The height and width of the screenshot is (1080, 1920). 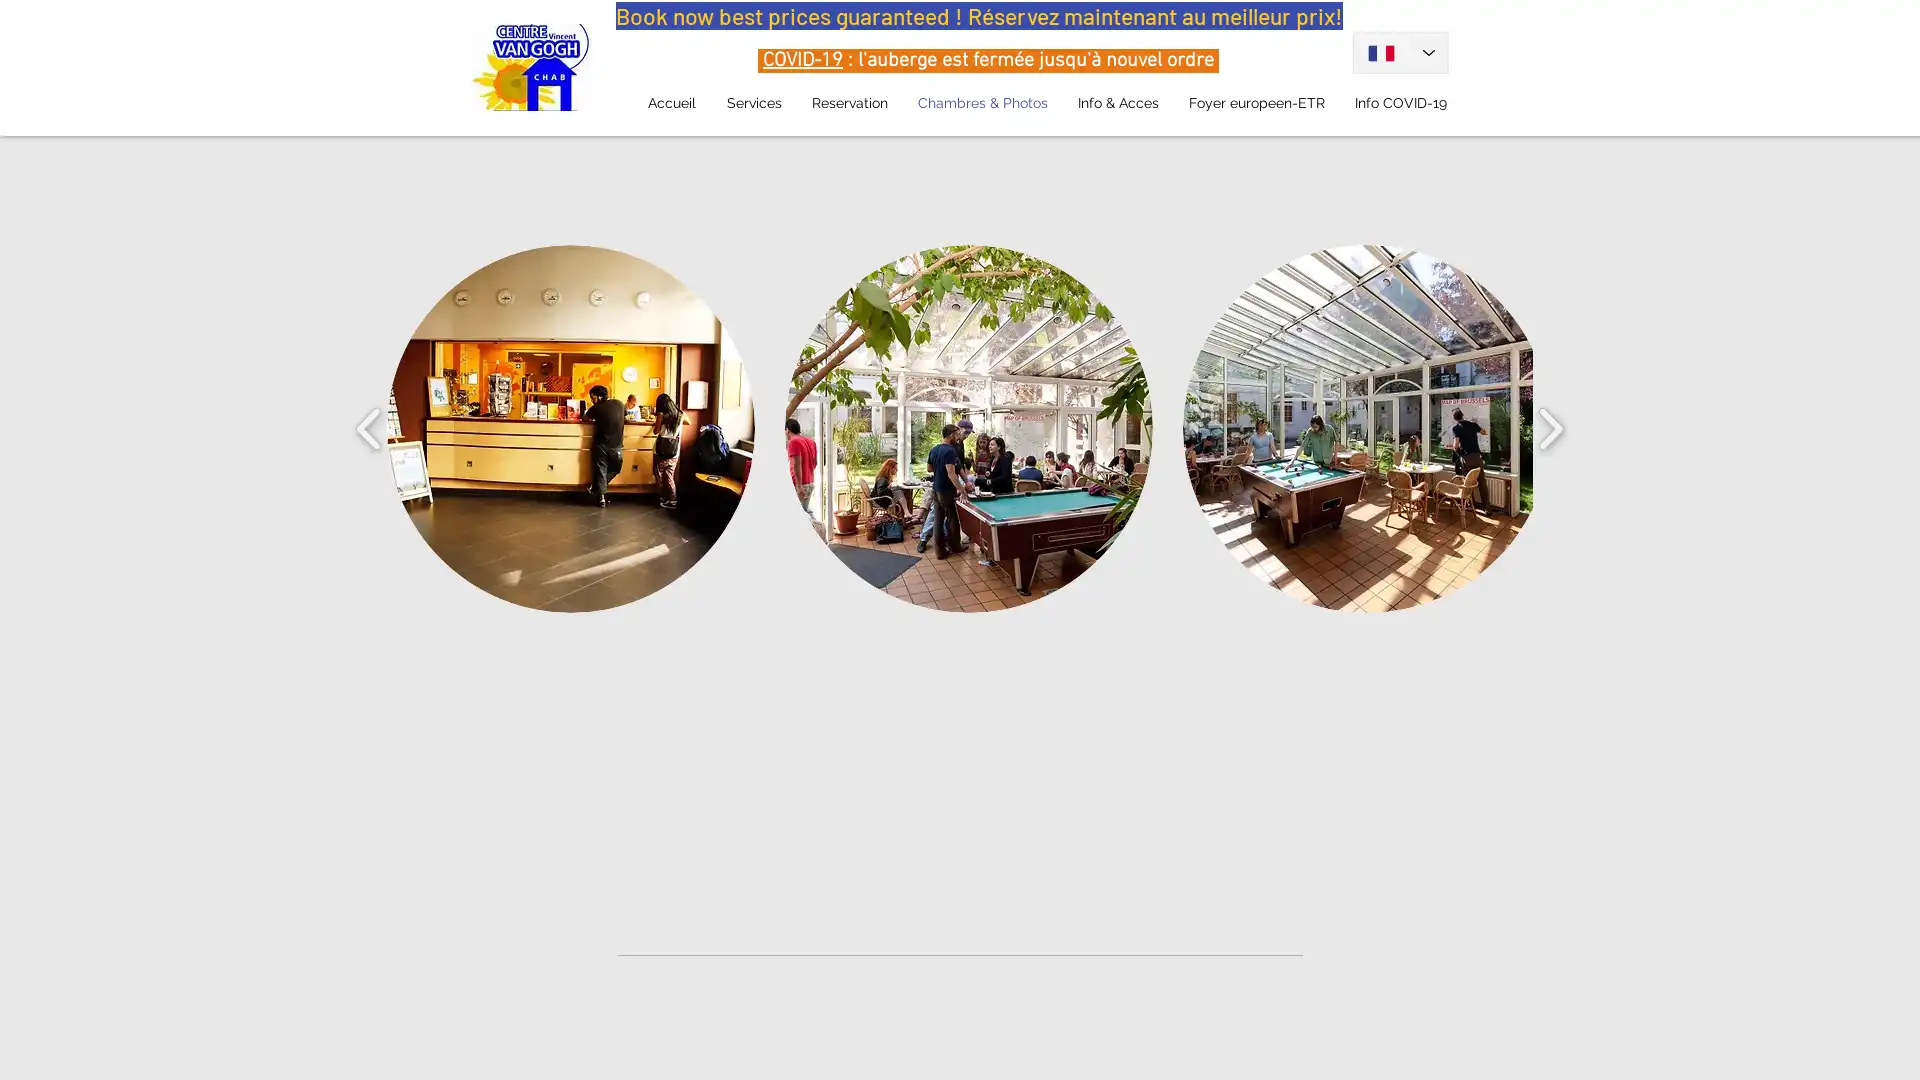 I want to click on play forward, so click(x=1549, y=427).